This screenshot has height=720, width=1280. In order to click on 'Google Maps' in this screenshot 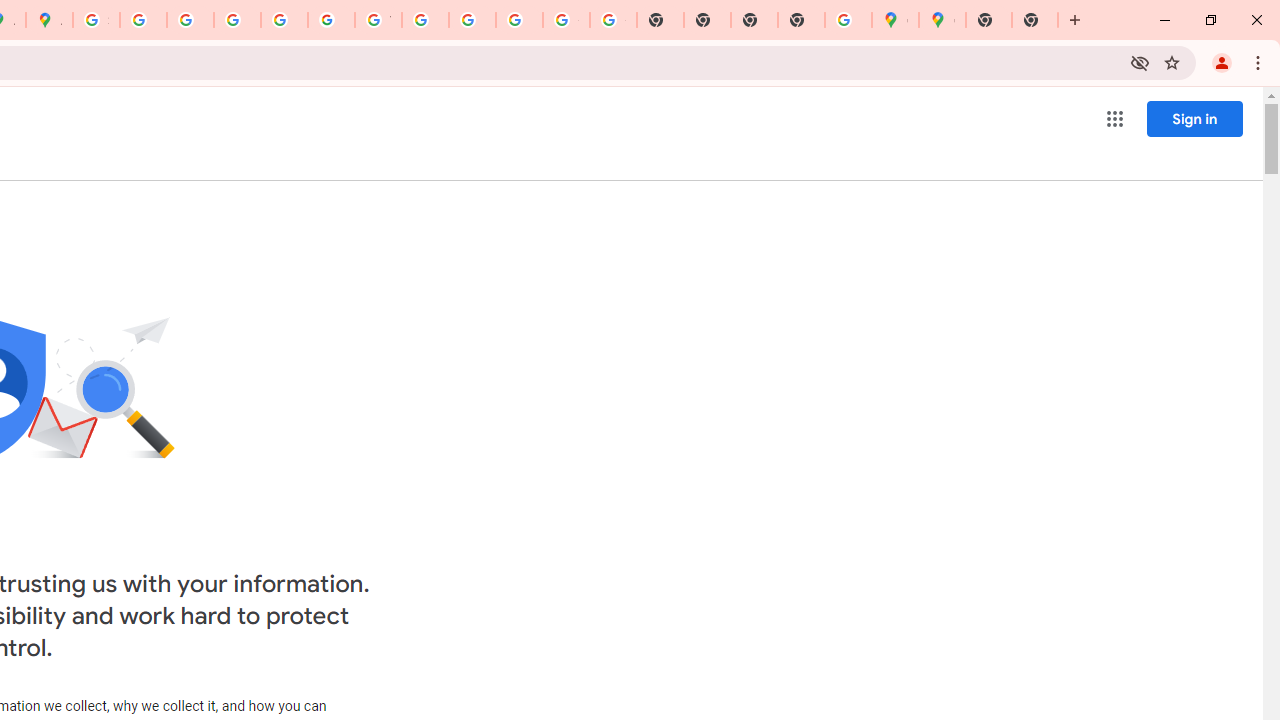, I will do `click(894, 20)`.